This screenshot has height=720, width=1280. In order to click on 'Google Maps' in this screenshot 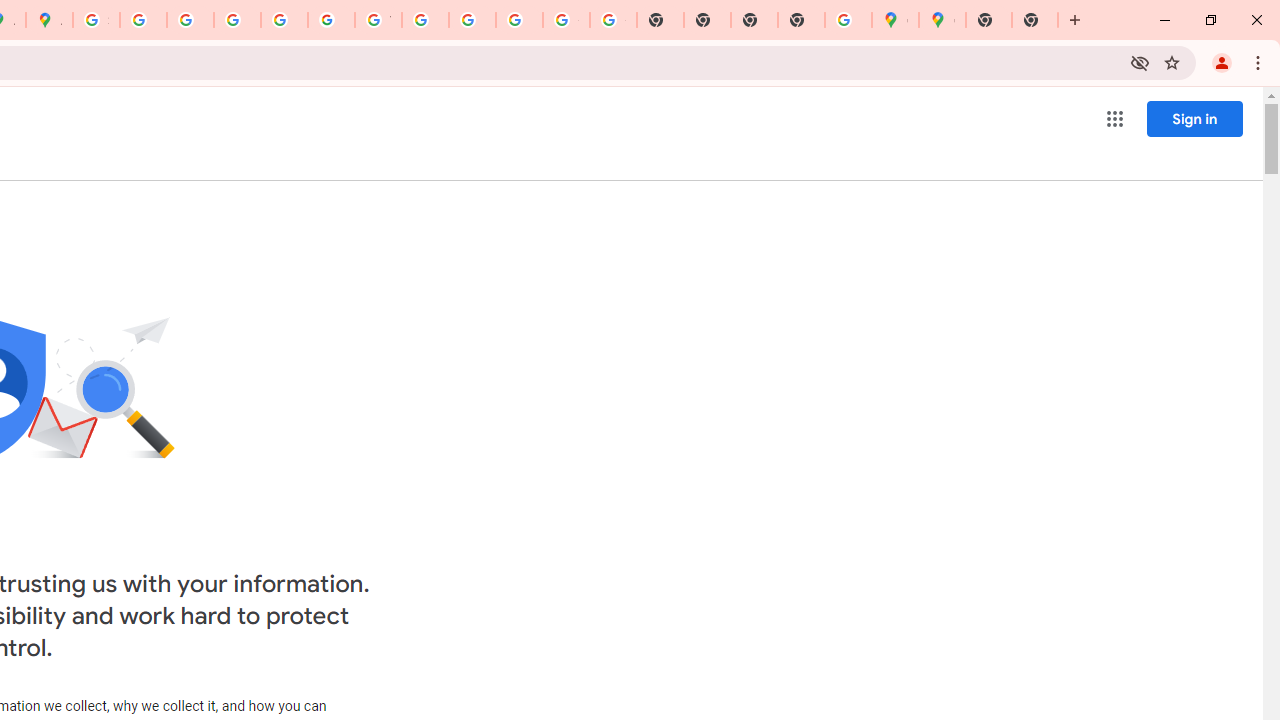, I will do `click(894, 20)`.